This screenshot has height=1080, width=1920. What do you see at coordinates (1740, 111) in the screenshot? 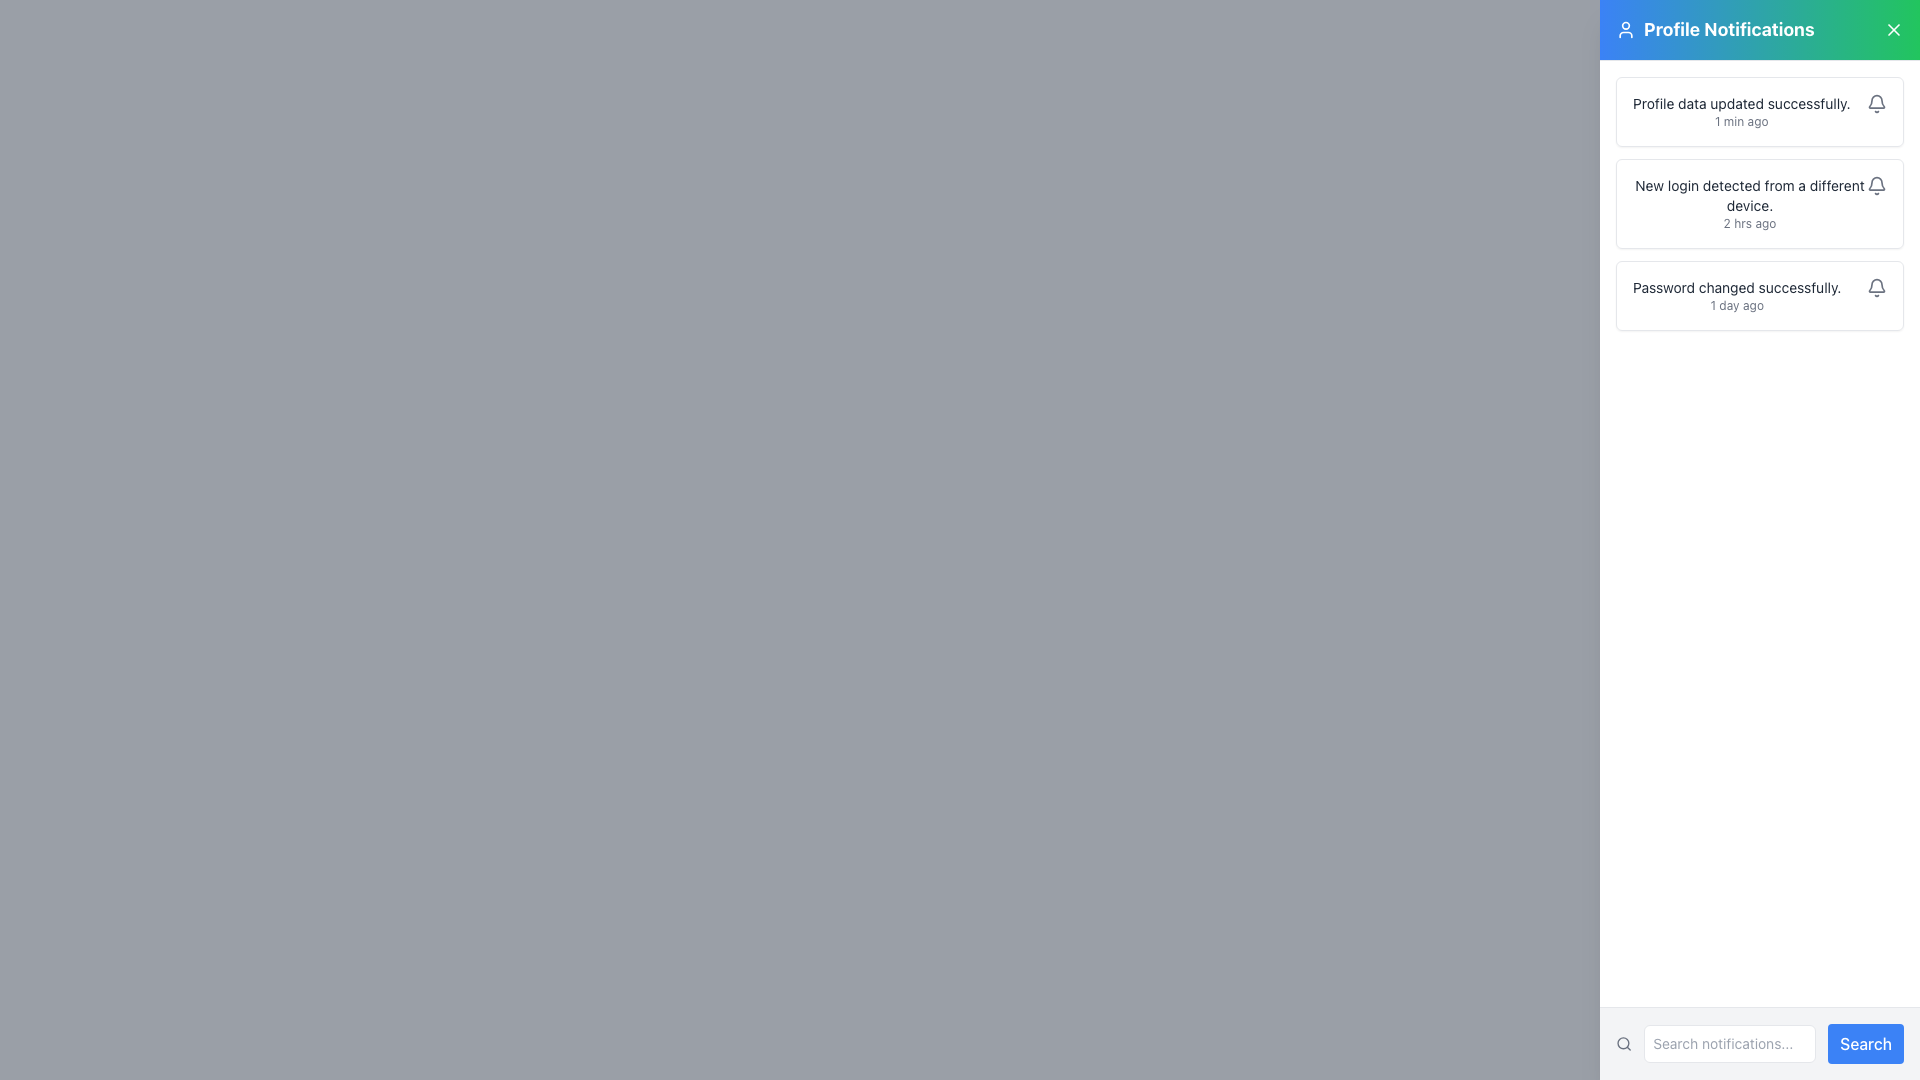
I see `the notification text block that informs users about a recent event or update related to their profile data, located in the upper part of the notification panel` at bounding box center [1740, 111].